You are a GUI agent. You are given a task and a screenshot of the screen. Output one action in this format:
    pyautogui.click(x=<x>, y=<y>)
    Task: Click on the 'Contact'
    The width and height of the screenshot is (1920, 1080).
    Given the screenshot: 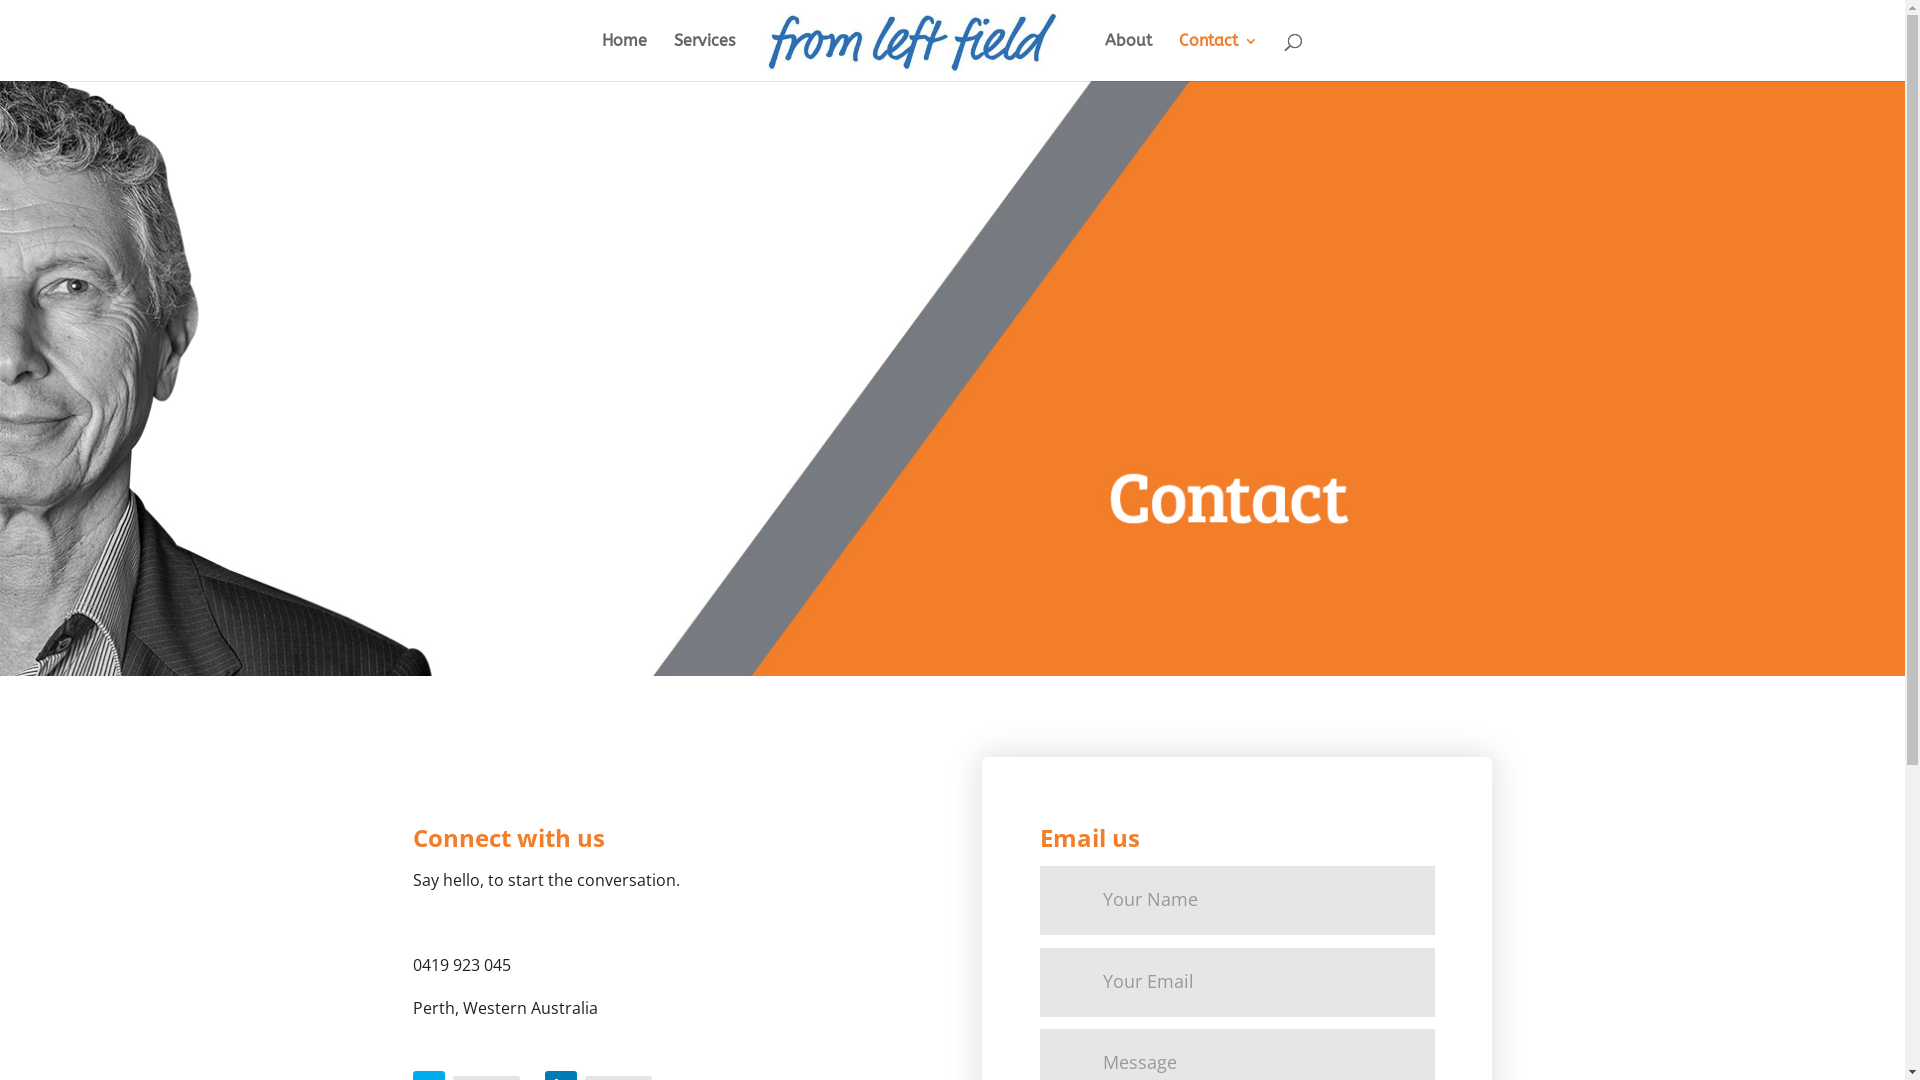 What is the action you would take?
    pyautogui.click(x=1217, y=56)
    